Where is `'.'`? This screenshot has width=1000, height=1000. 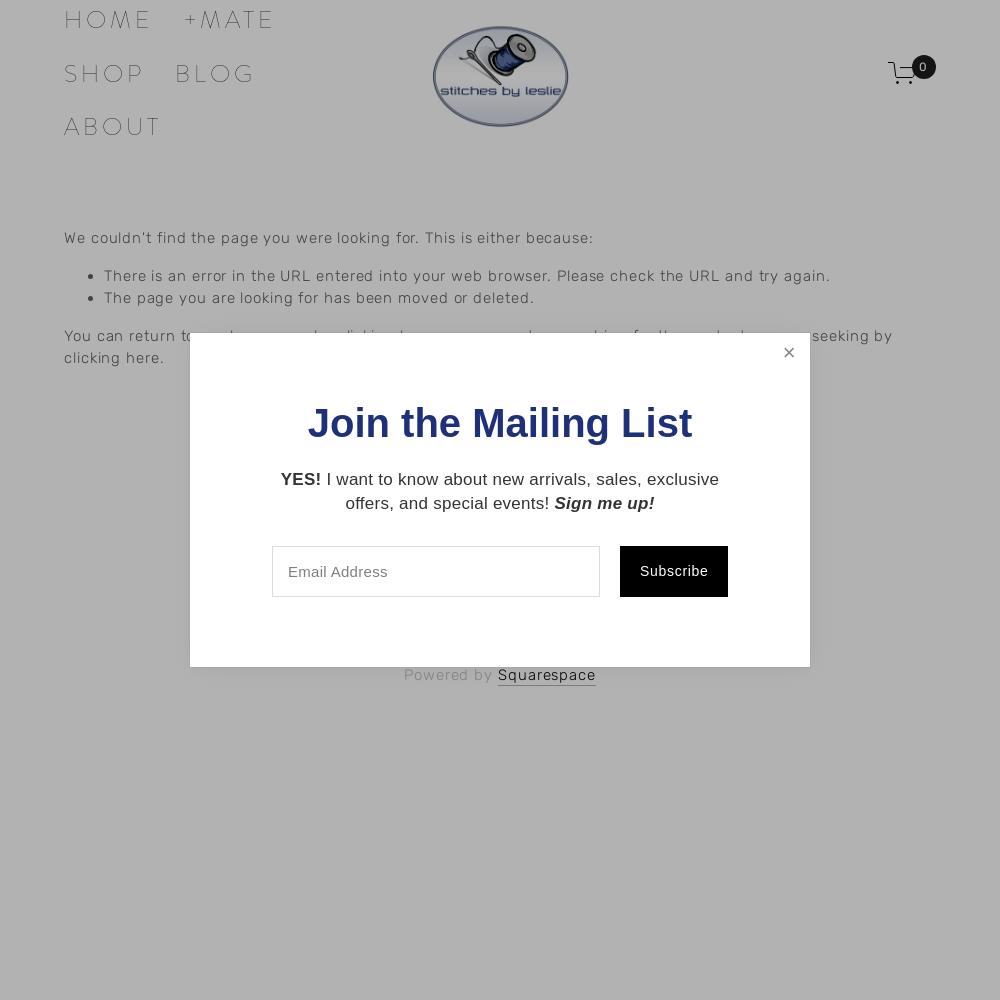
'.' is located at coordinates (159, 357).